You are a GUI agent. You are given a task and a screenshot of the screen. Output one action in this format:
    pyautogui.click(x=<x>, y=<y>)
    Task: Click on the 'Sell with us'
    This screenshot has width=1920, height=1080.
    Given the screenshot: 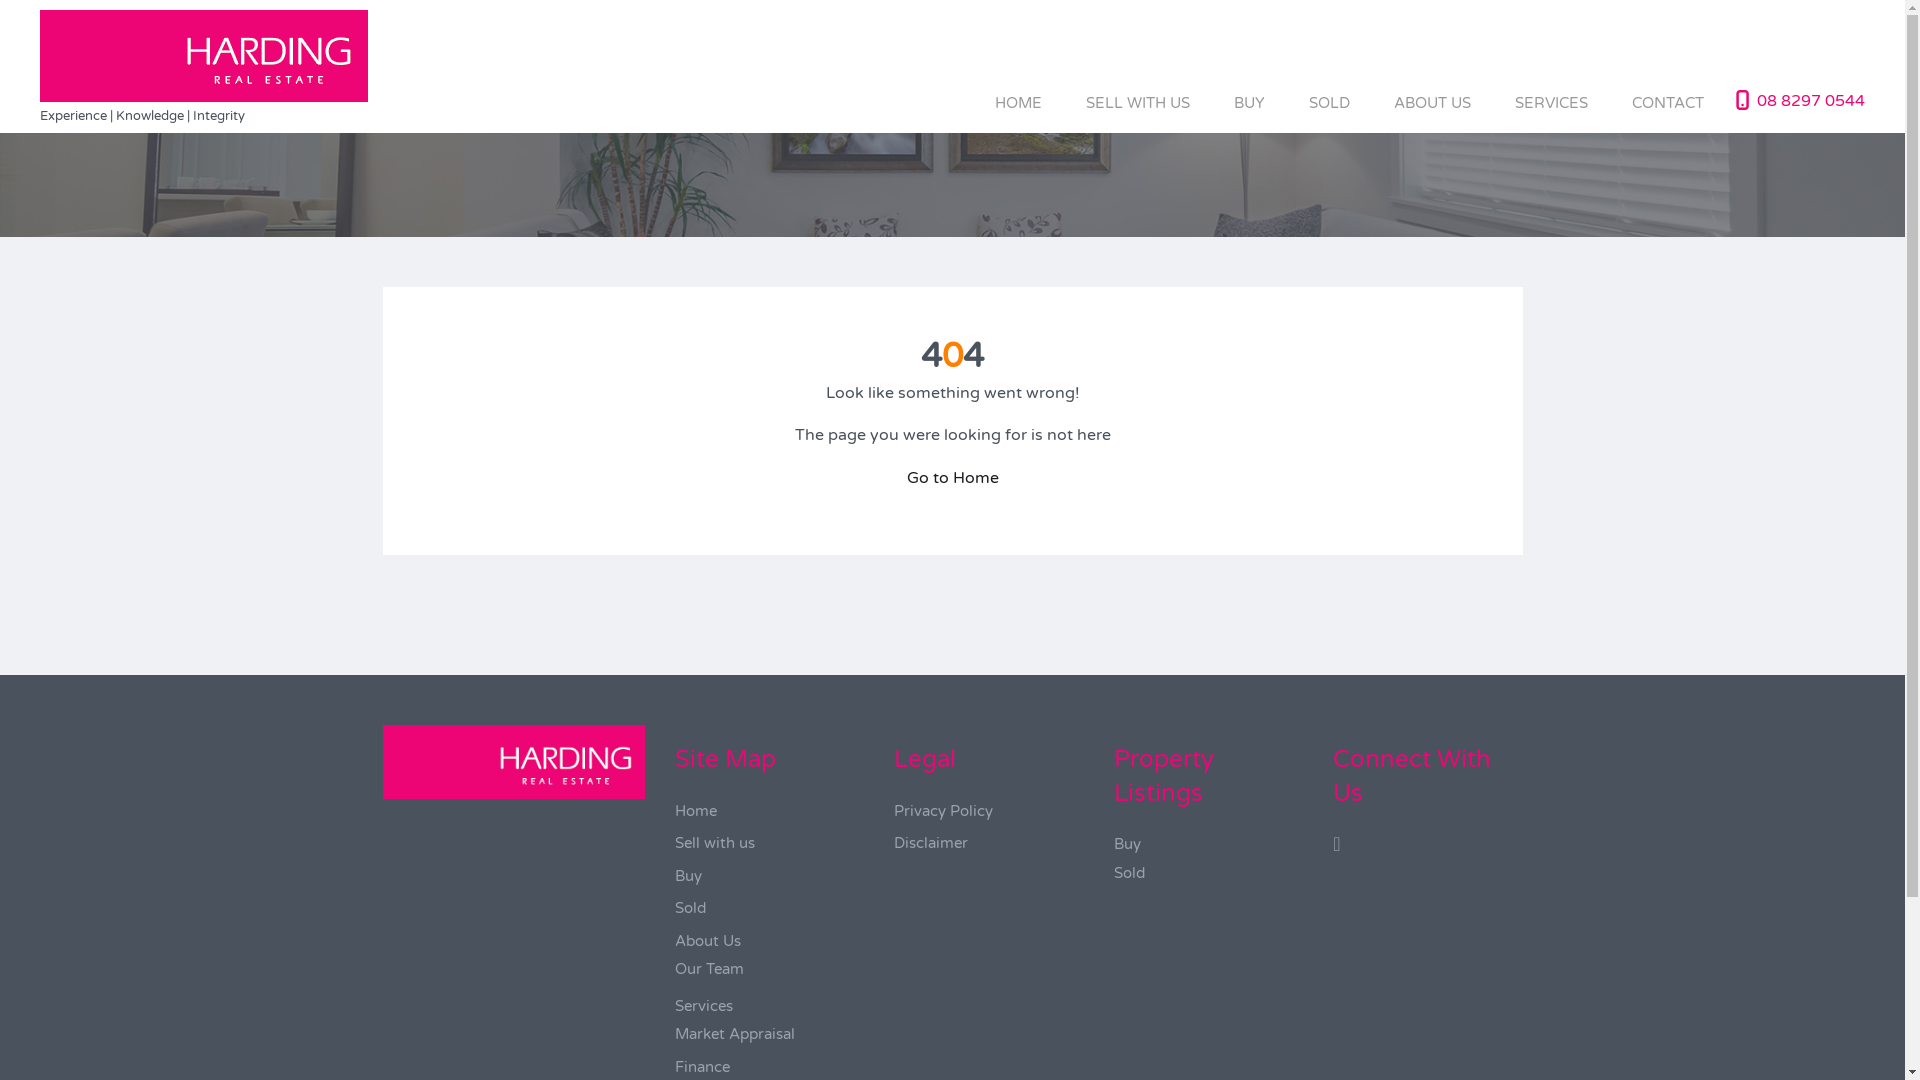 What is the action you would take?
    pyautogui.click(x=675, y=843)
    